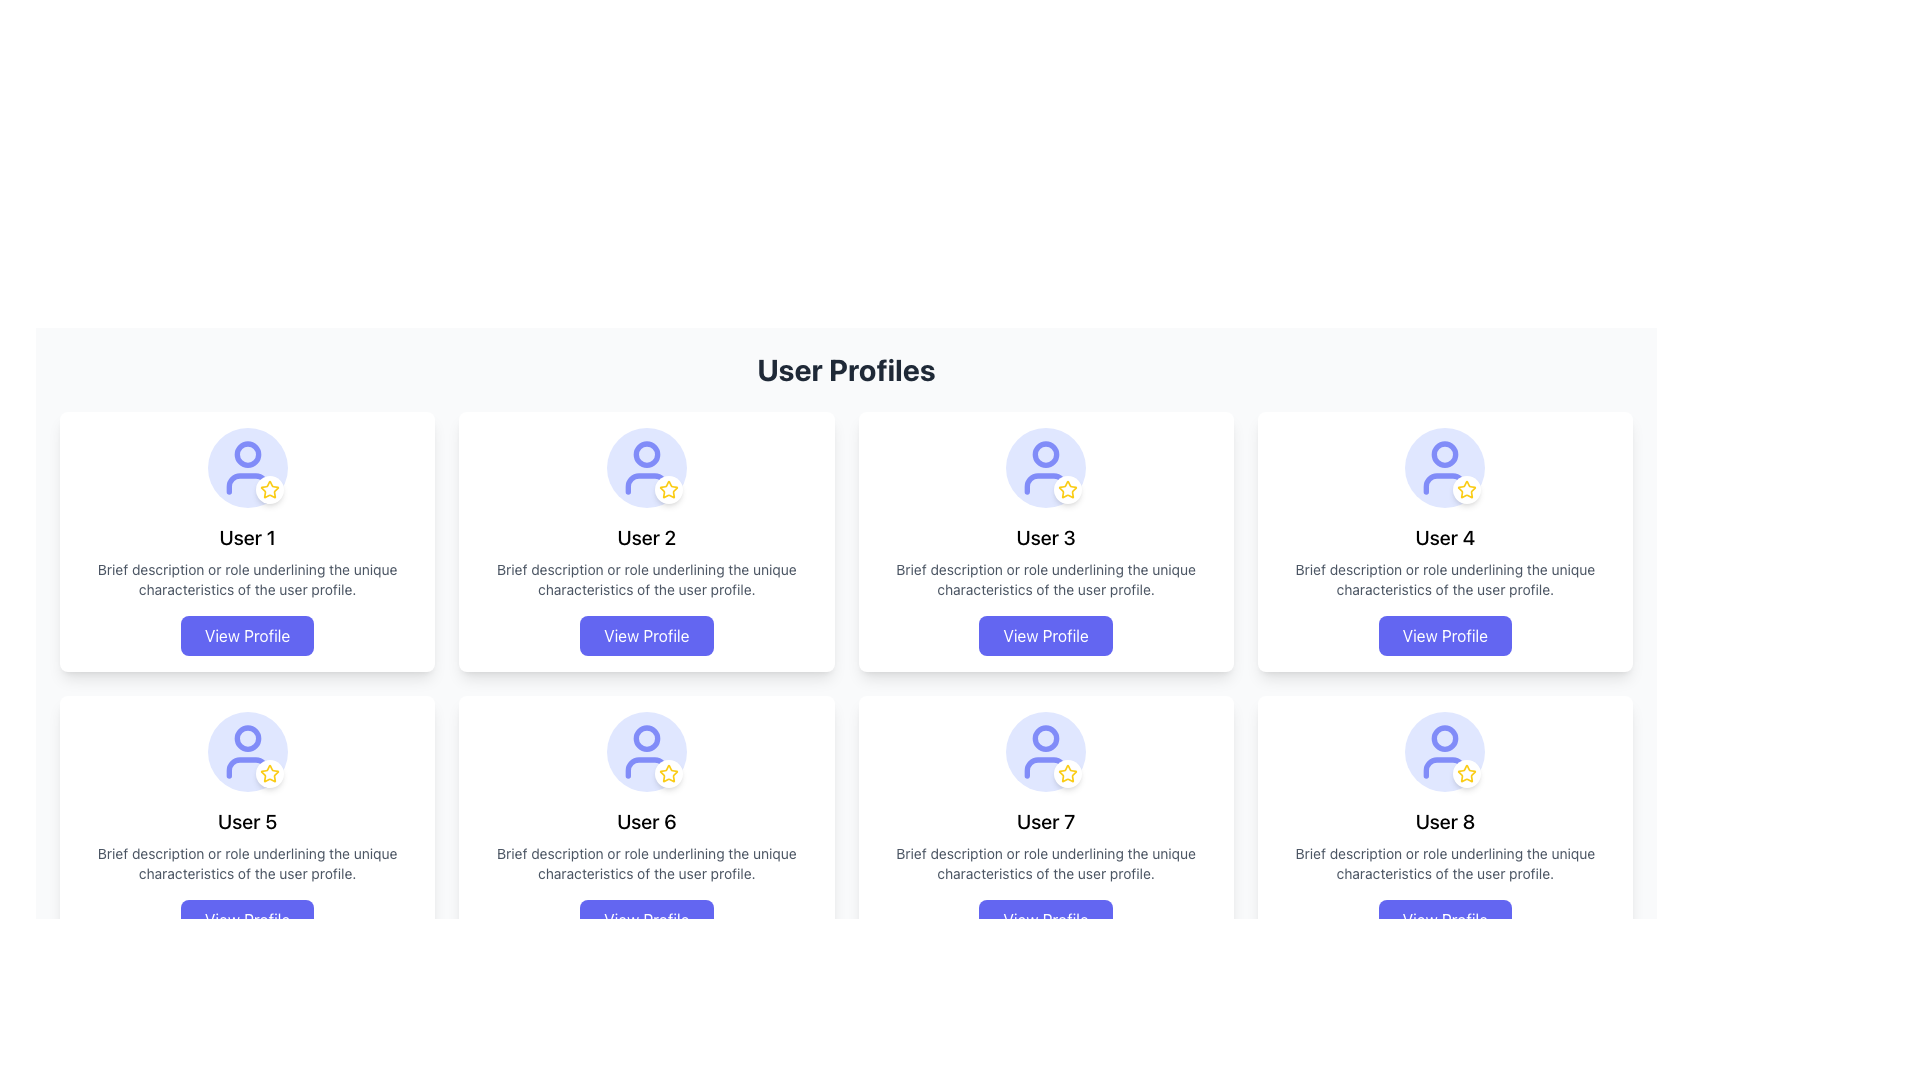  I want to click on the favorite indicator icon located at the bottom right corner of the card for 'User 2', which signifies a marked or favorited user profile, so click(668, 489).